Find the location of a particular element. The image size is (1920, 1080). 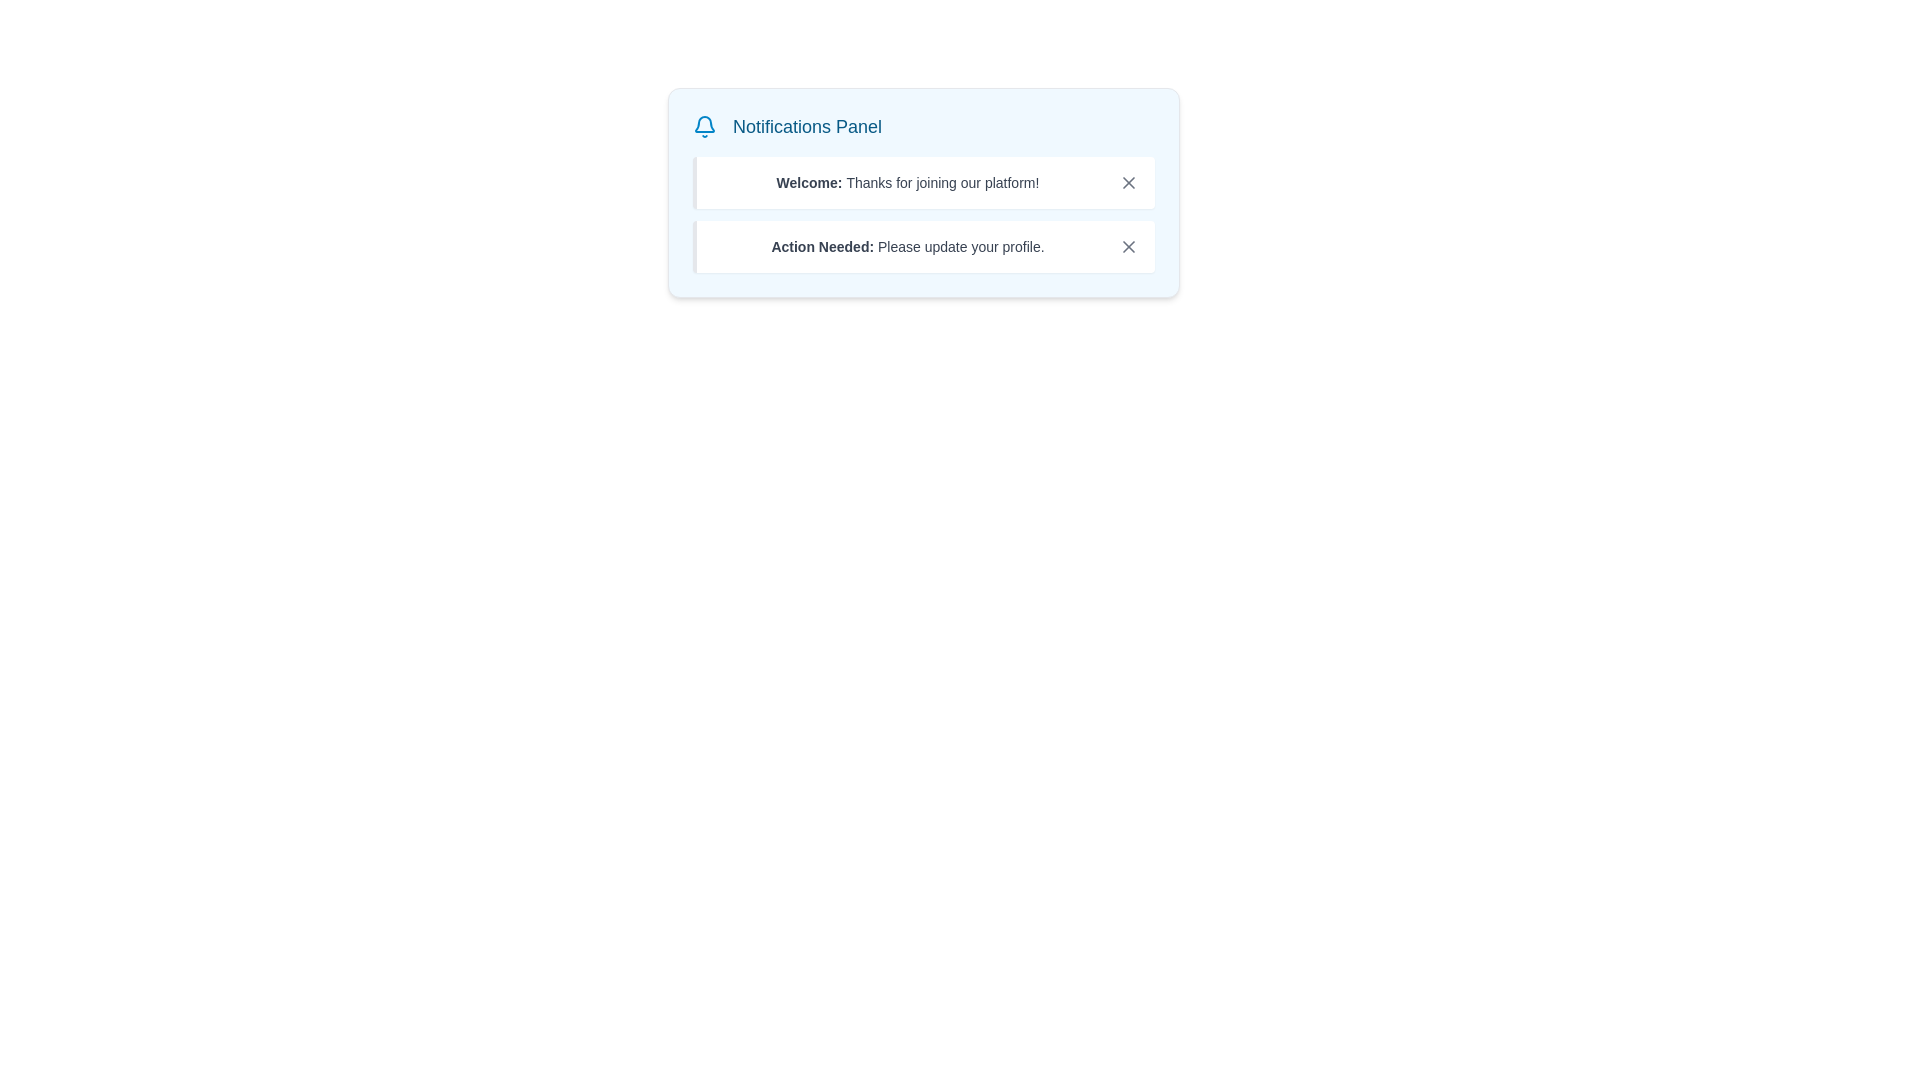

the close button is located at coordinates (1128, 182).